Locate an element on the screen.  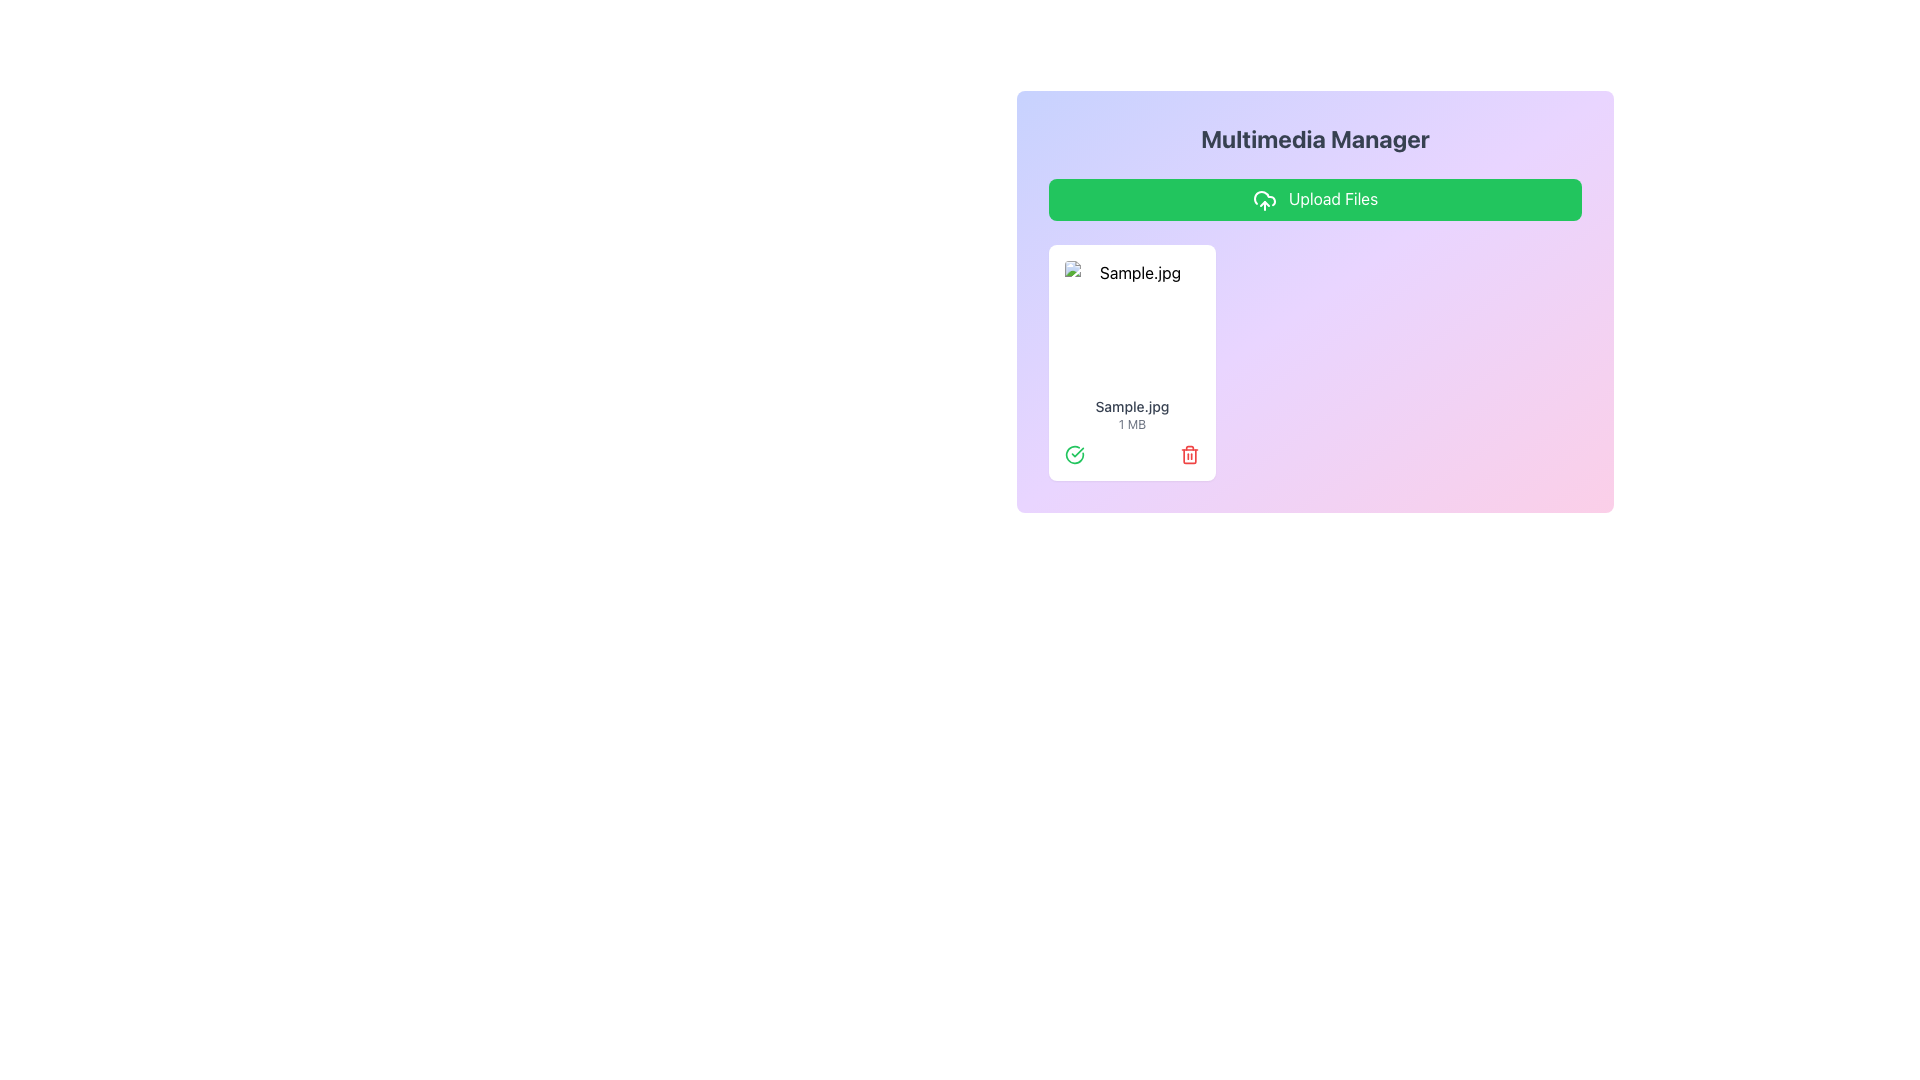
the button located below the title 'Multimedia Manager' is located at coordinates (1315, 199).